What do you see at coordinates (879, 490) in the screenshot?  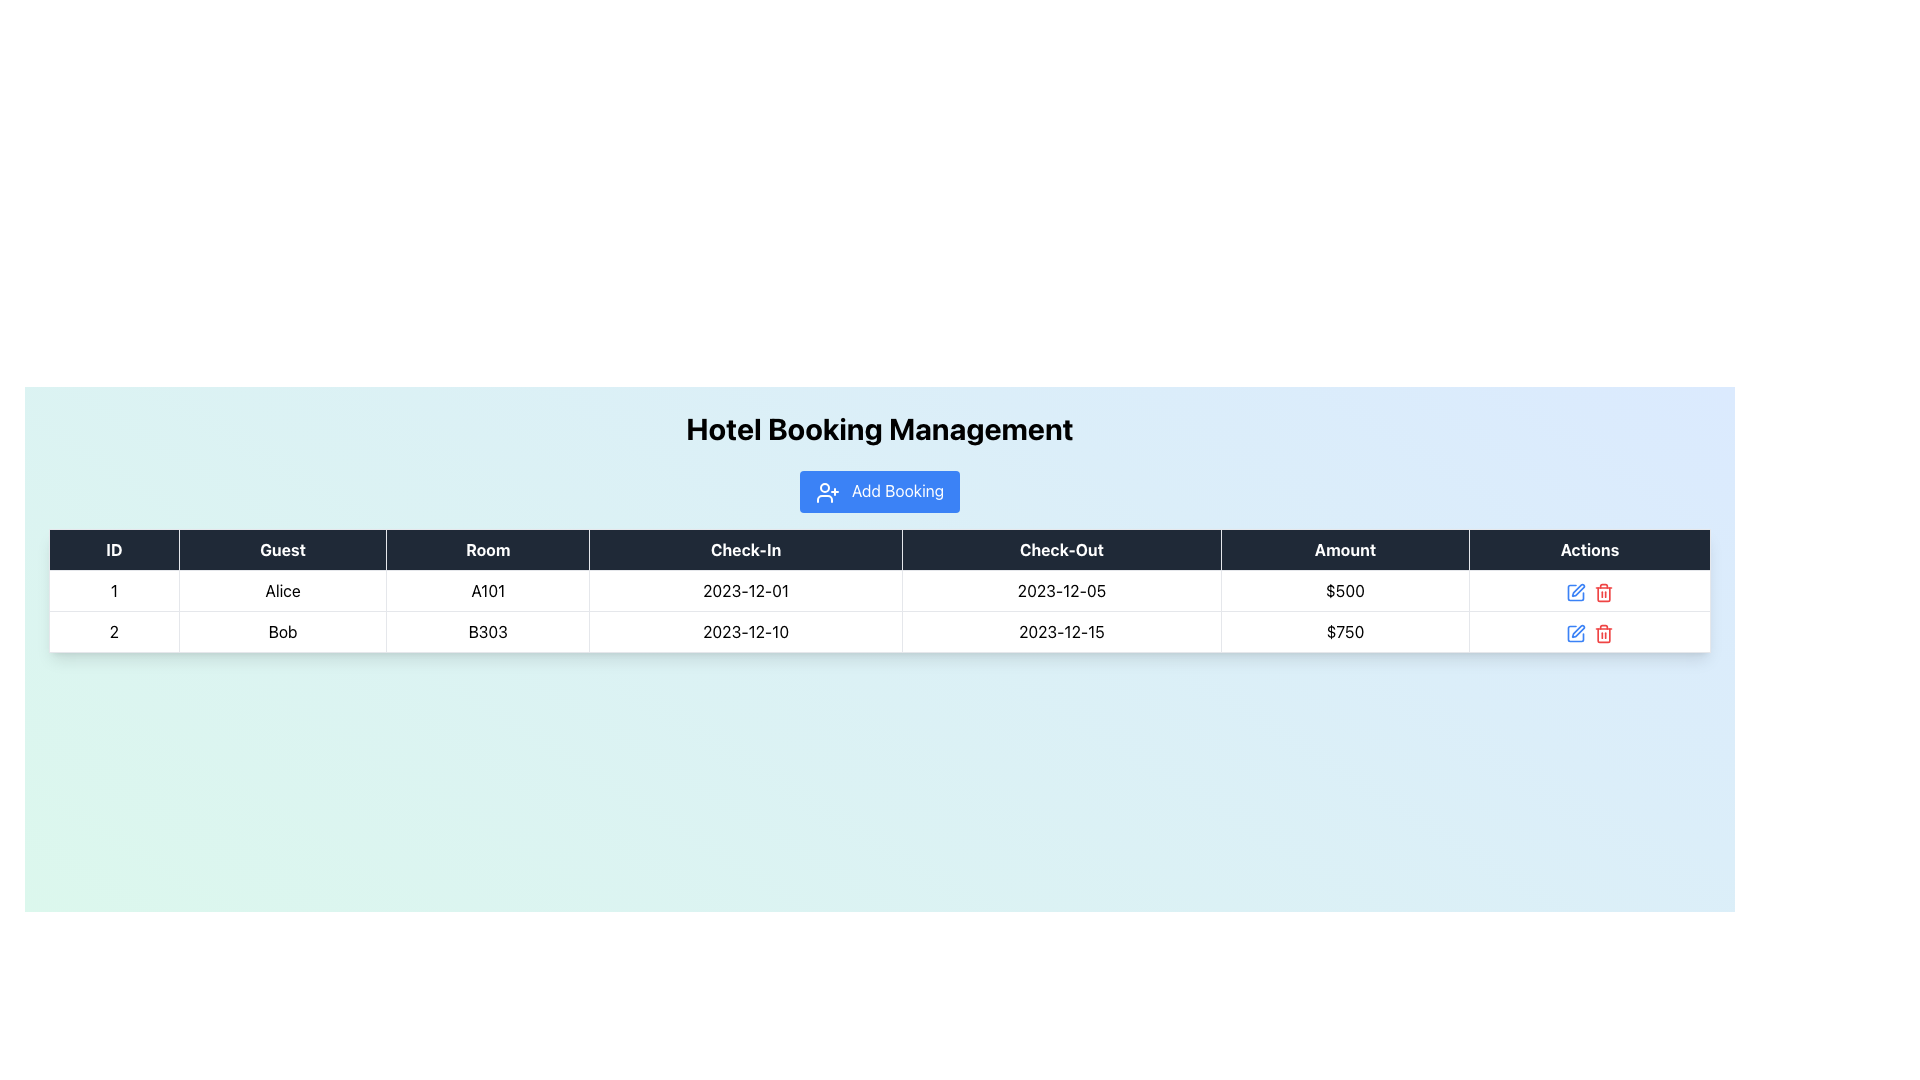 I see `the prominent blue button labeled 'Add Booking' with a user-plus icon` at bounding box center [879, 490].